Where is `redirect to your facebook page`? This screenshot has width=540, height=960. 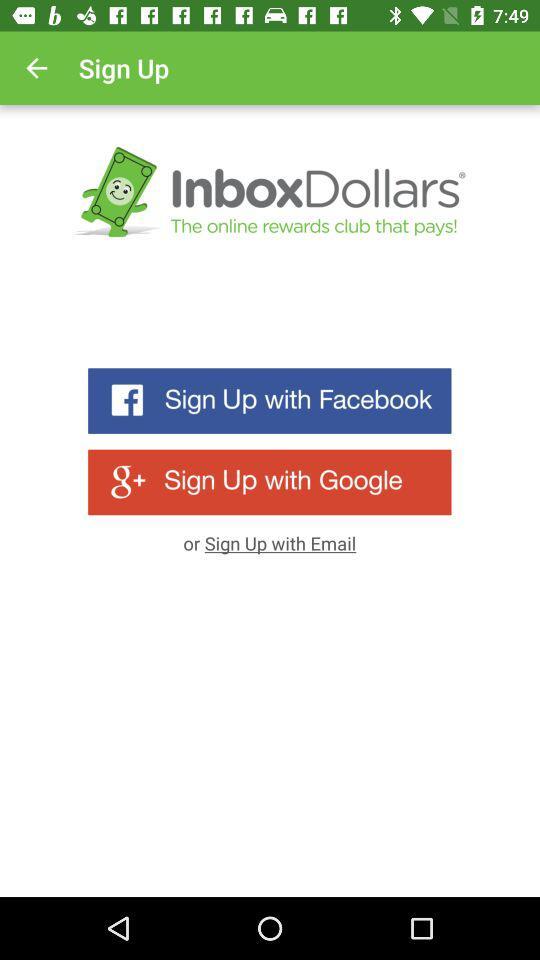 redirect to your facebook page is located at coordinates (269, 400).